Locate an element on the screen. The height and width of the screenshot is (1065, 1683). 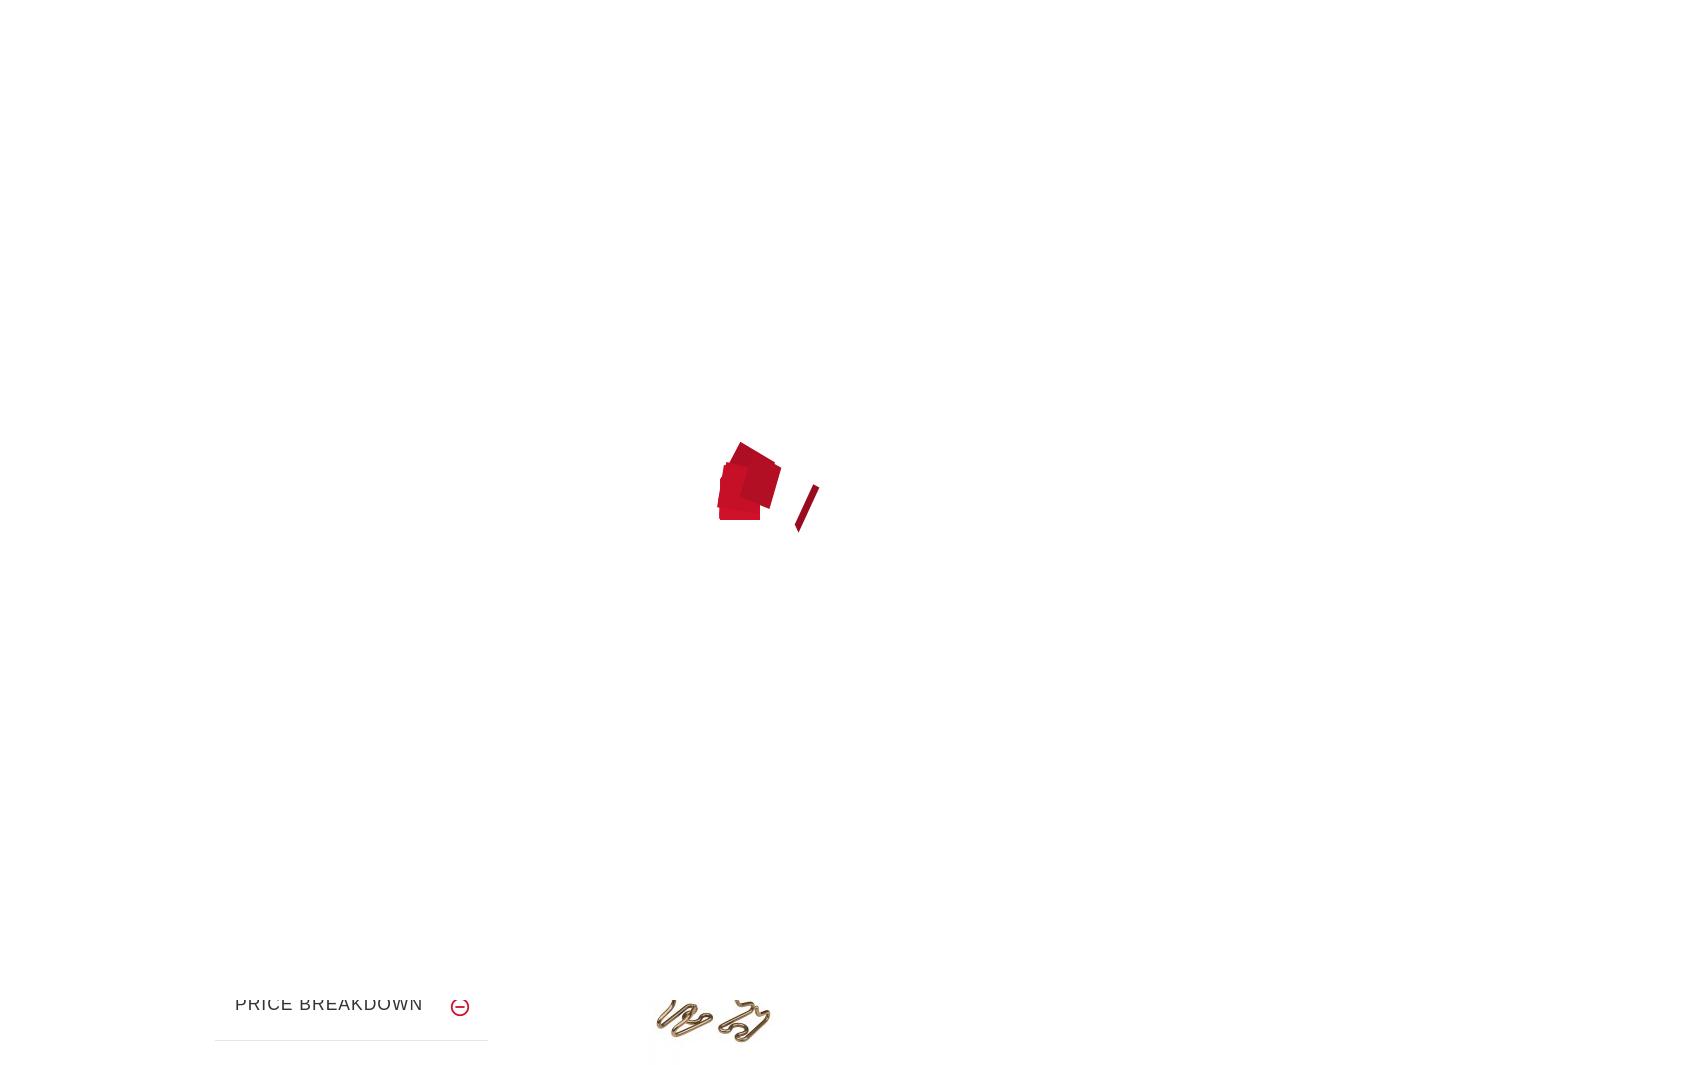
'JOIN US NOW!' is located at coordinates (1006, 240).